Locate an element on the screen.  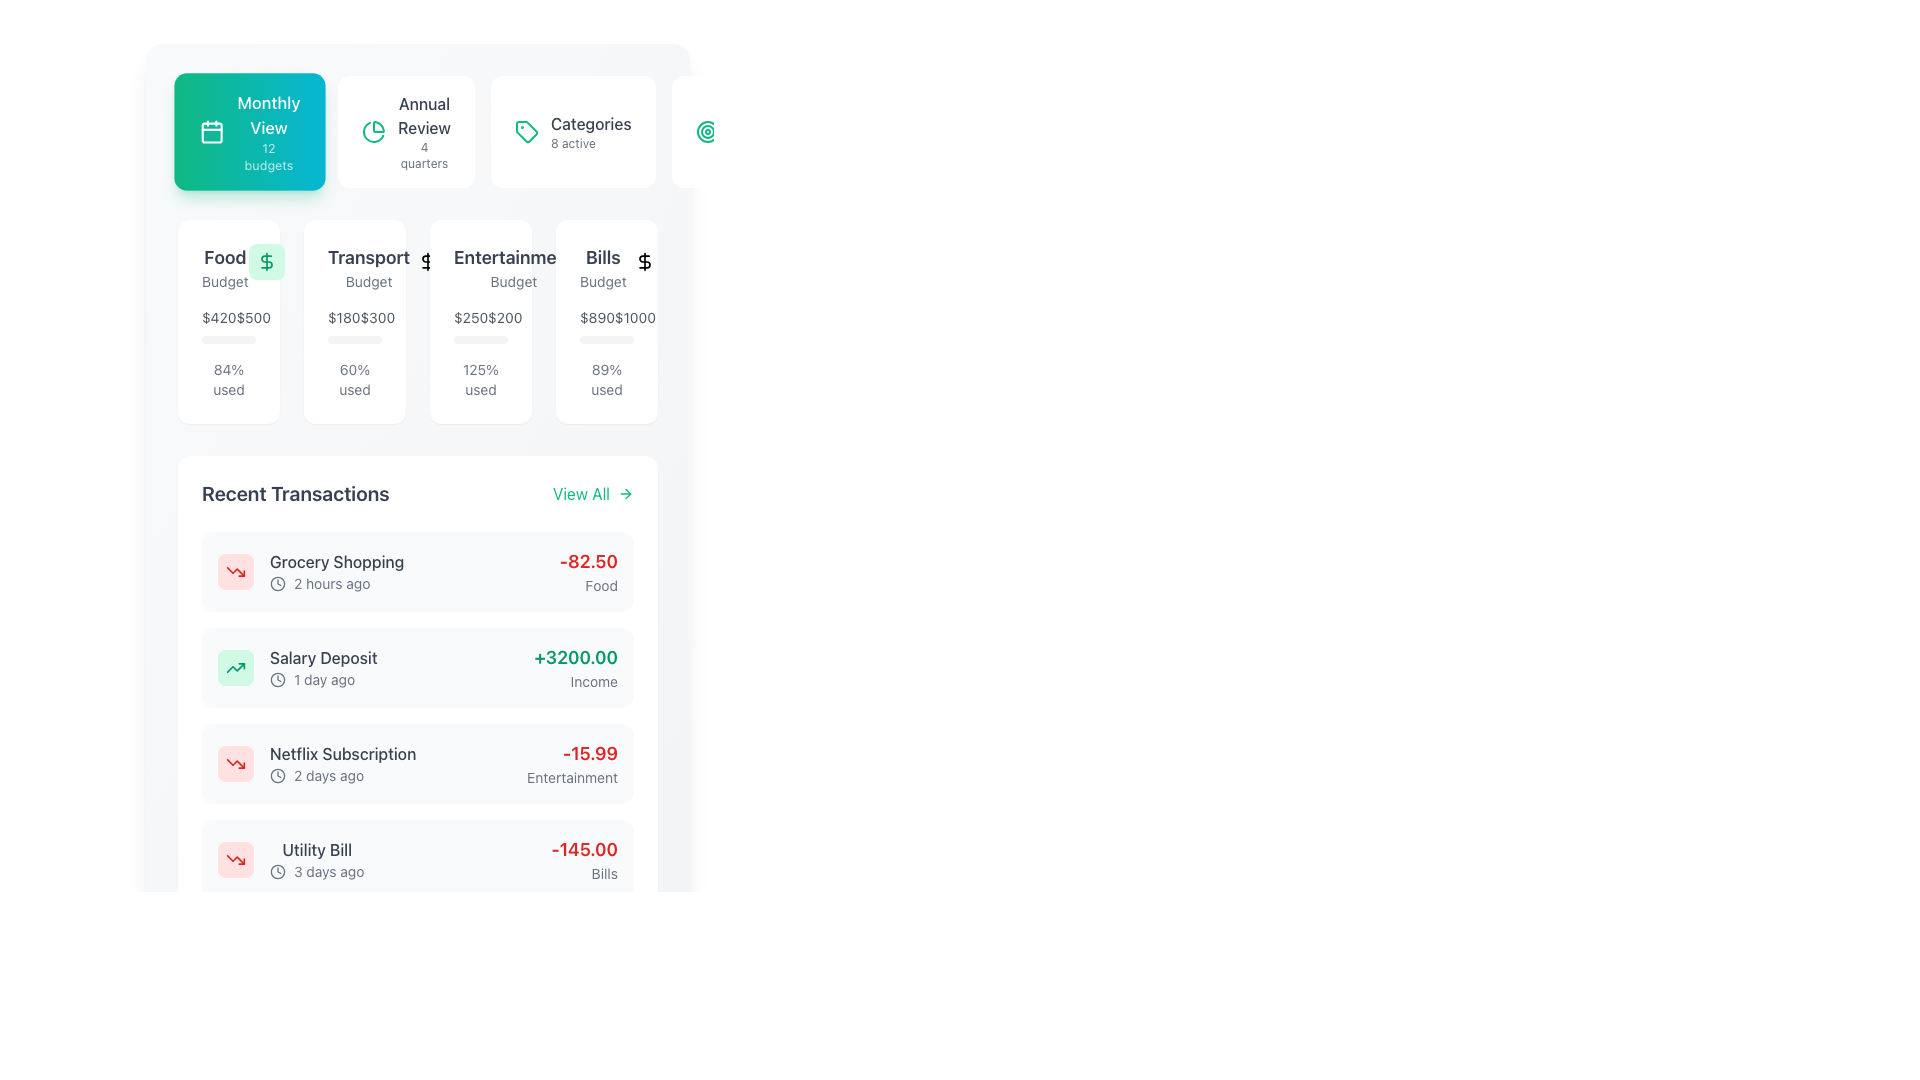
the Text label indicating a salary deposit transaction in the Recent Transactions section is located at coordinates (323, 658).